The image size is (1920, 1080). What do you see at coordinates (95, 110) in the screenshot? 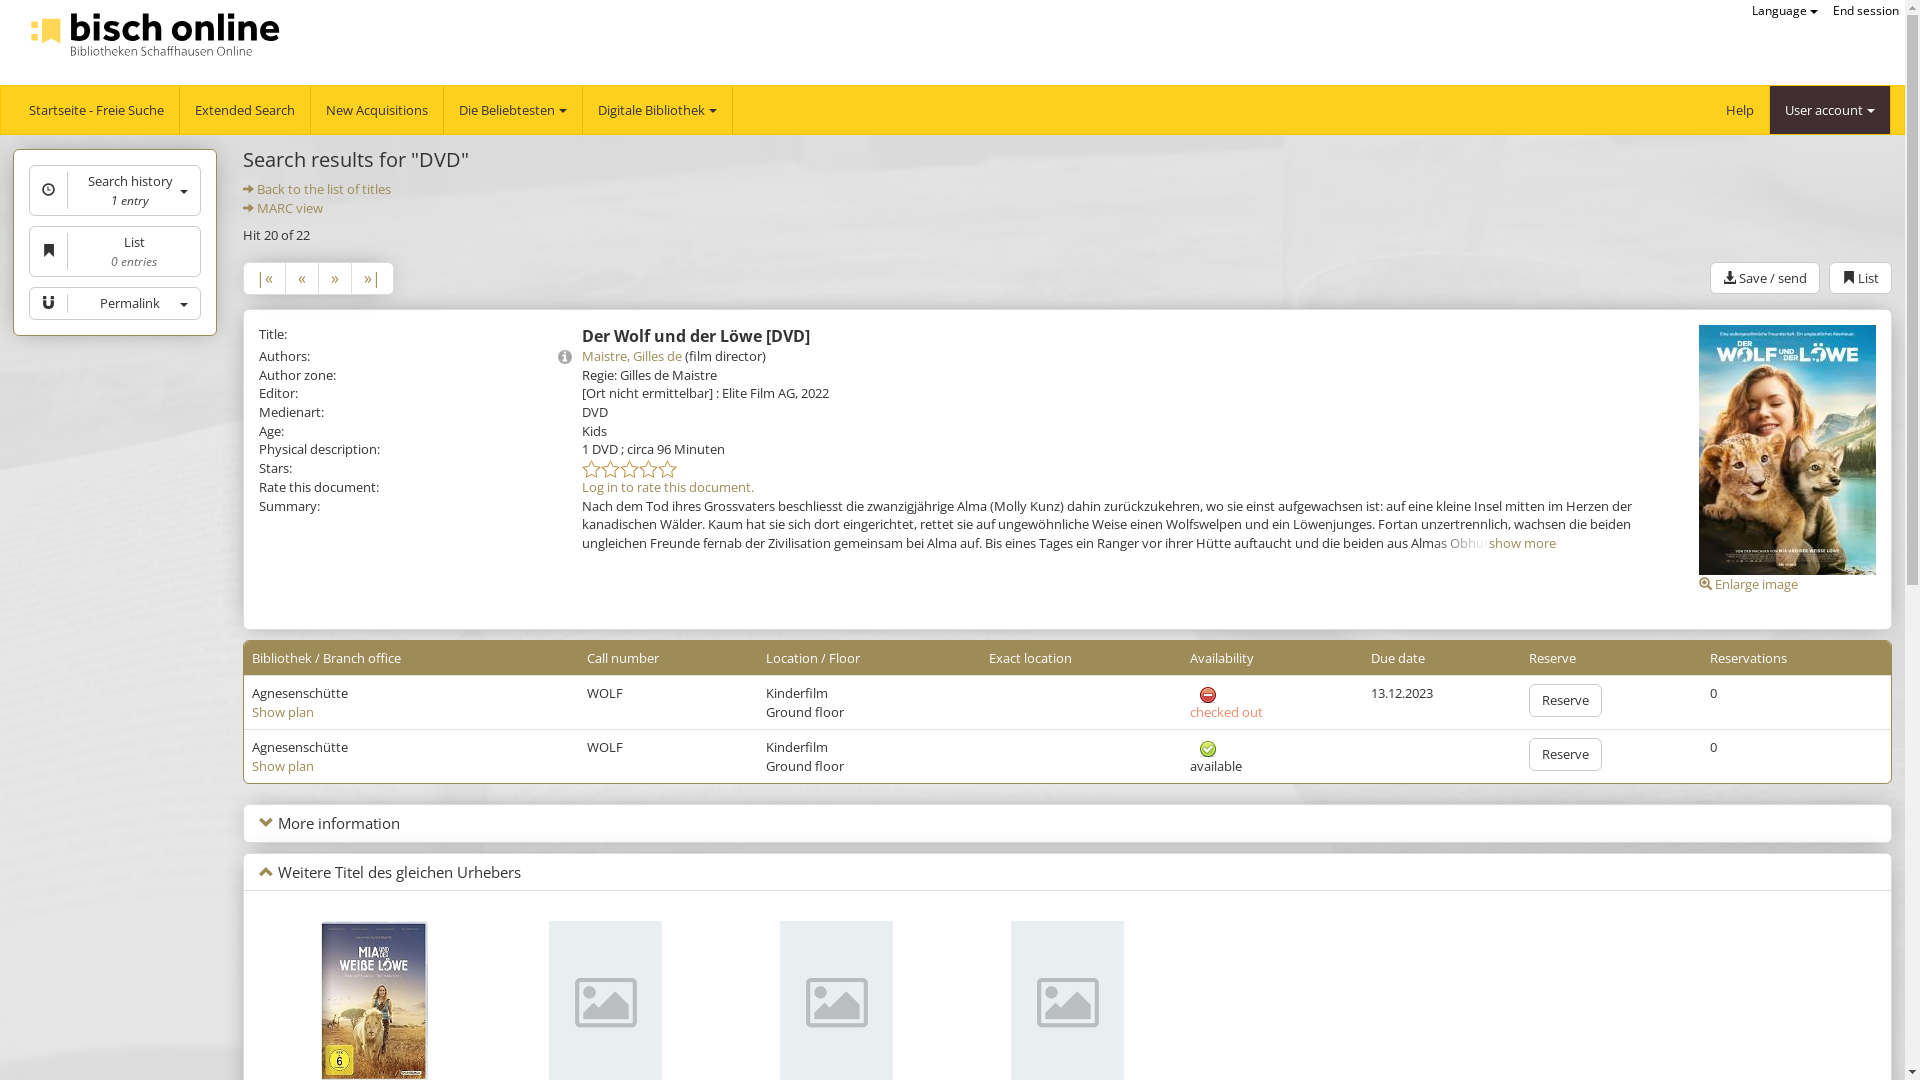
I see `'Startseite - Freie Suche'` at bounding box center [95, 110].